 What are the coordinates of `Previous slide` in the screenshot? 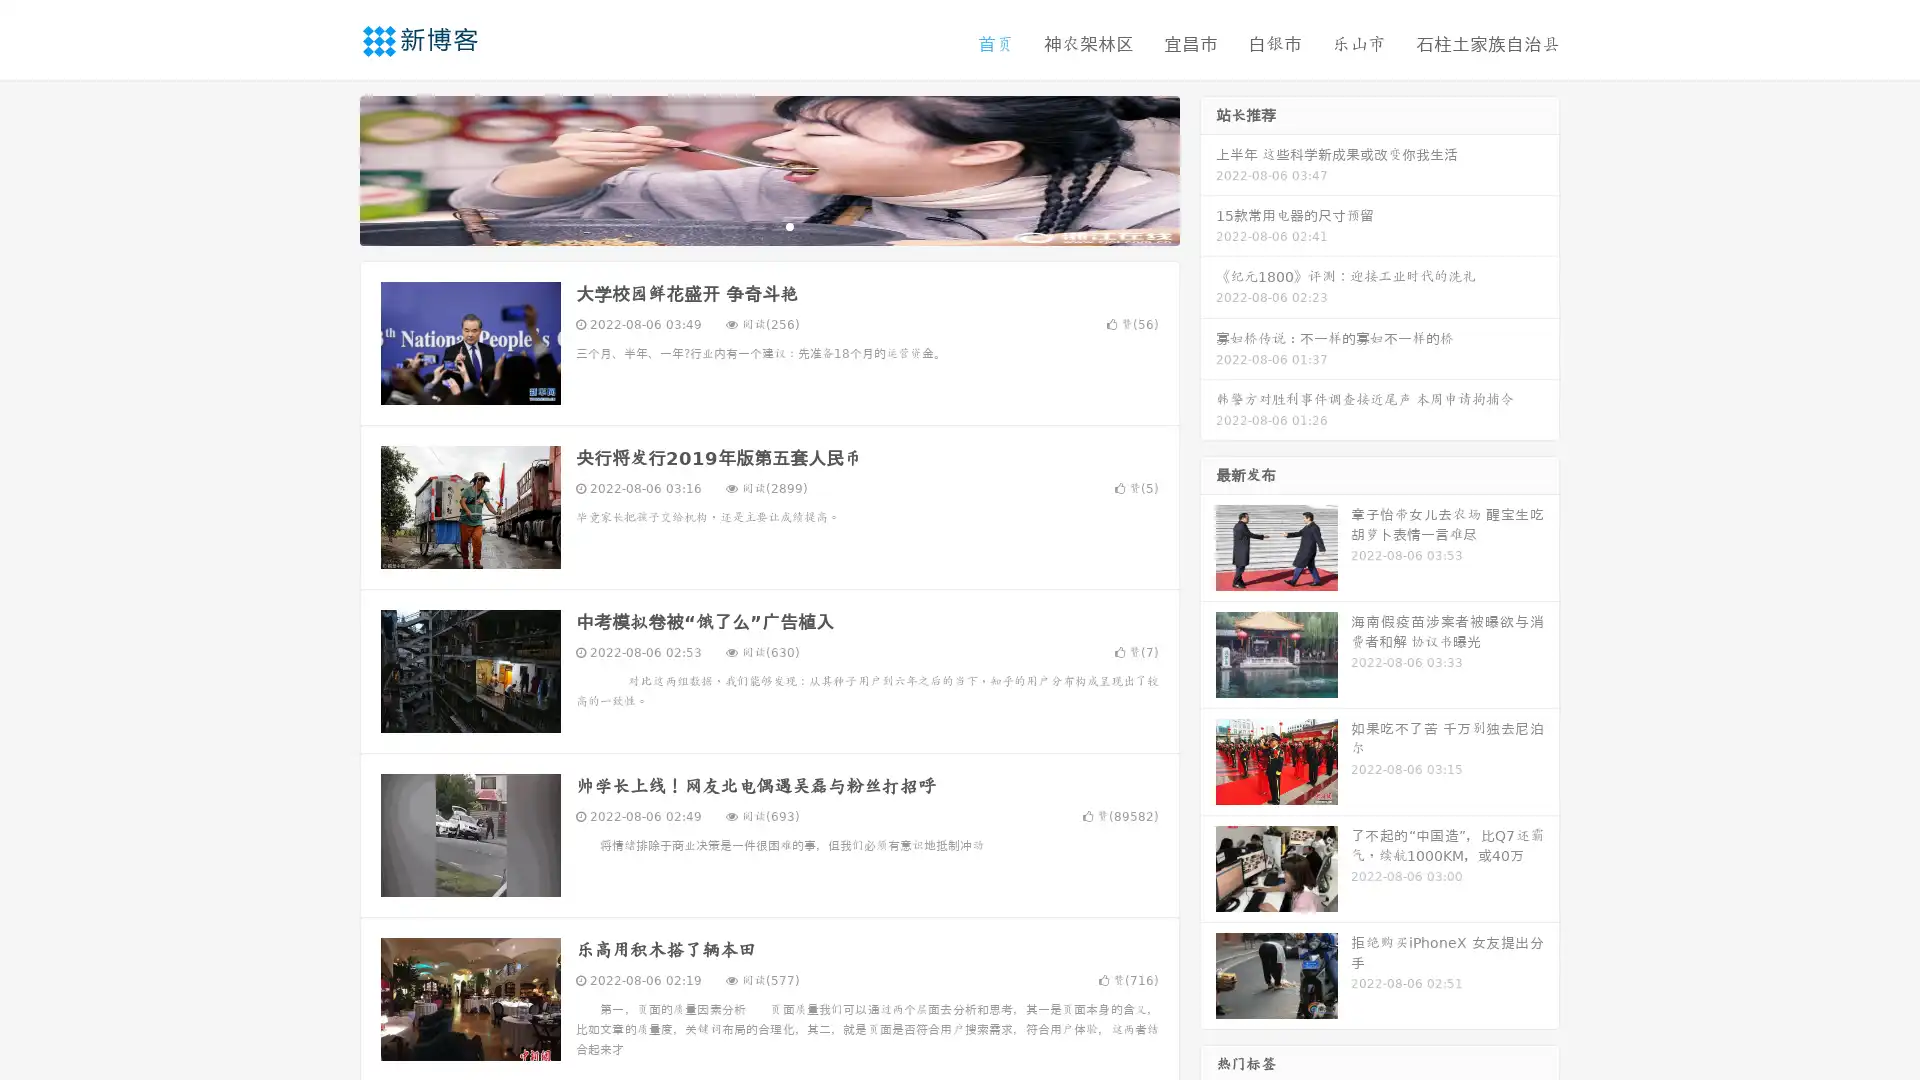 It's located at (330, 168).